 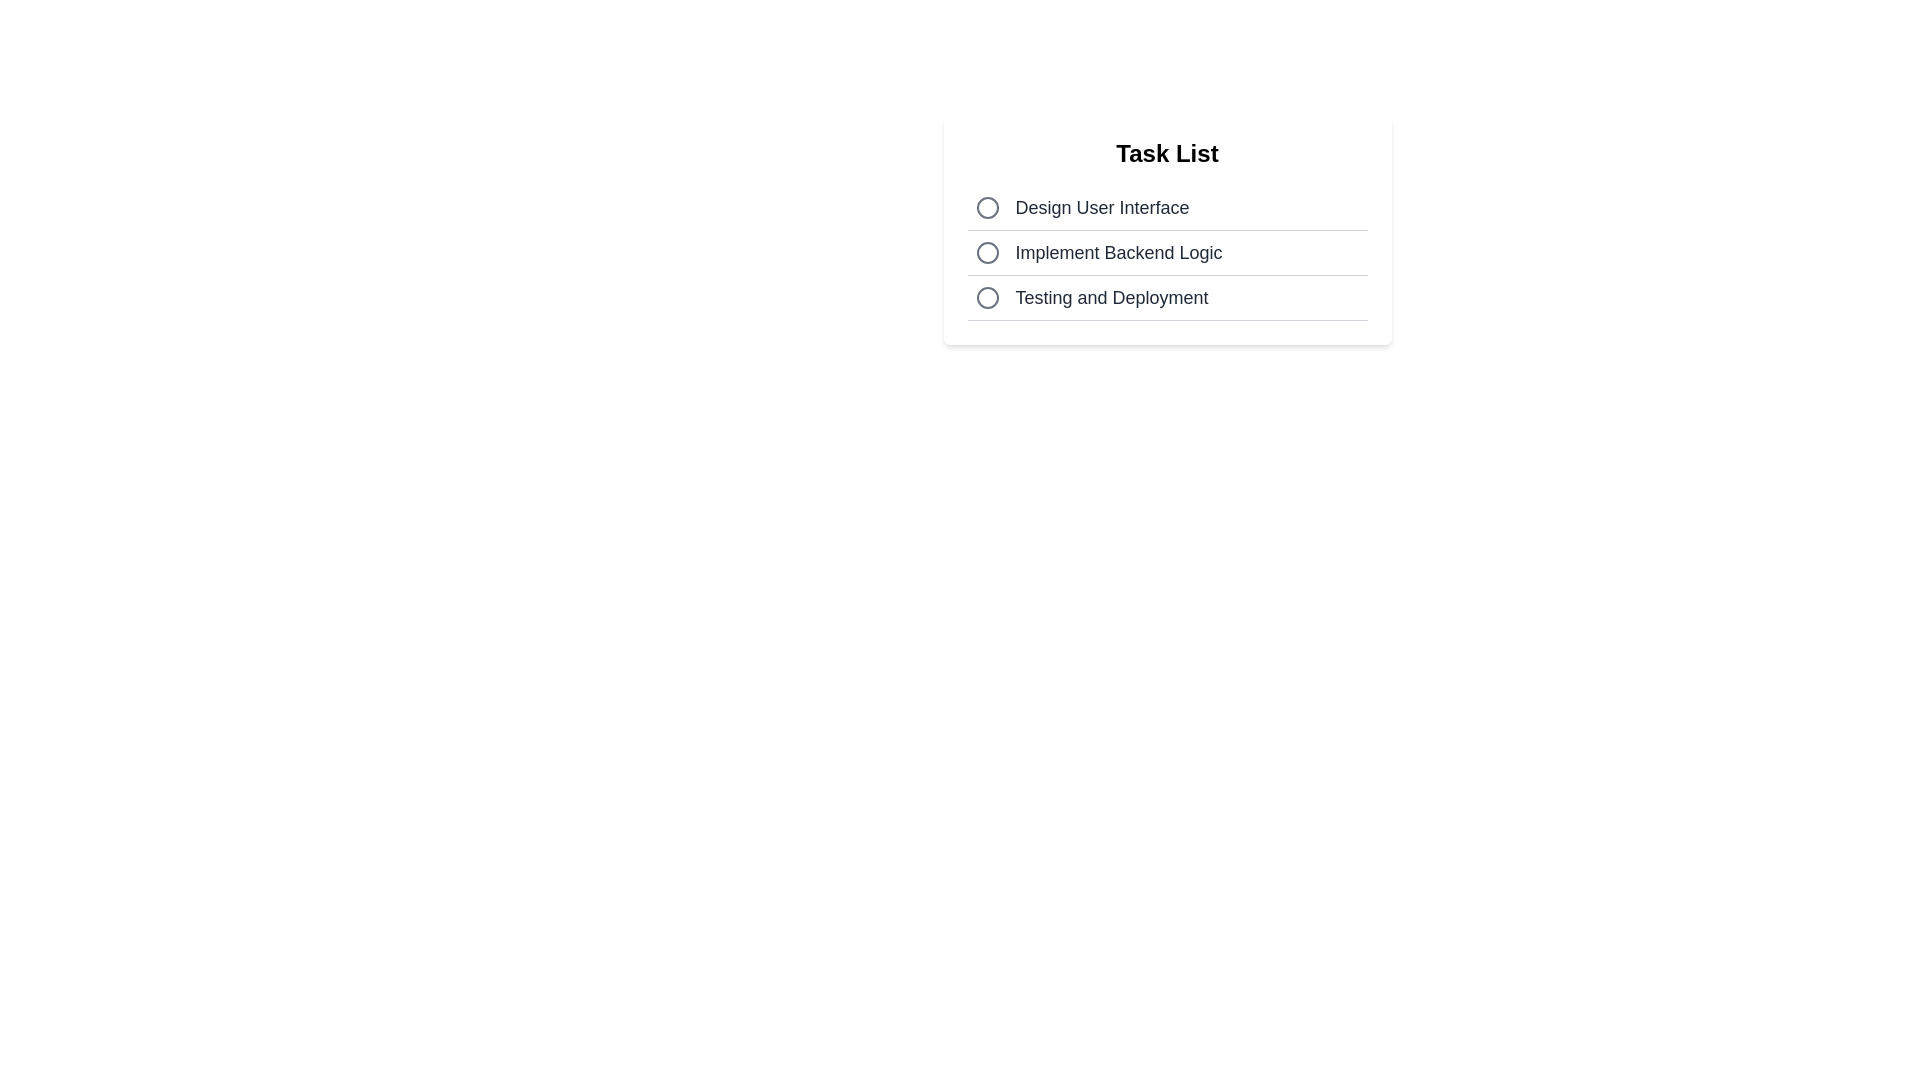 What do you see at coordinates (987, 297) in the screenshot?
I see `the checkbox-like interactive element located in the leftmost area of the 'Testing and Deployment' list item` at bounding box center [987, 297].